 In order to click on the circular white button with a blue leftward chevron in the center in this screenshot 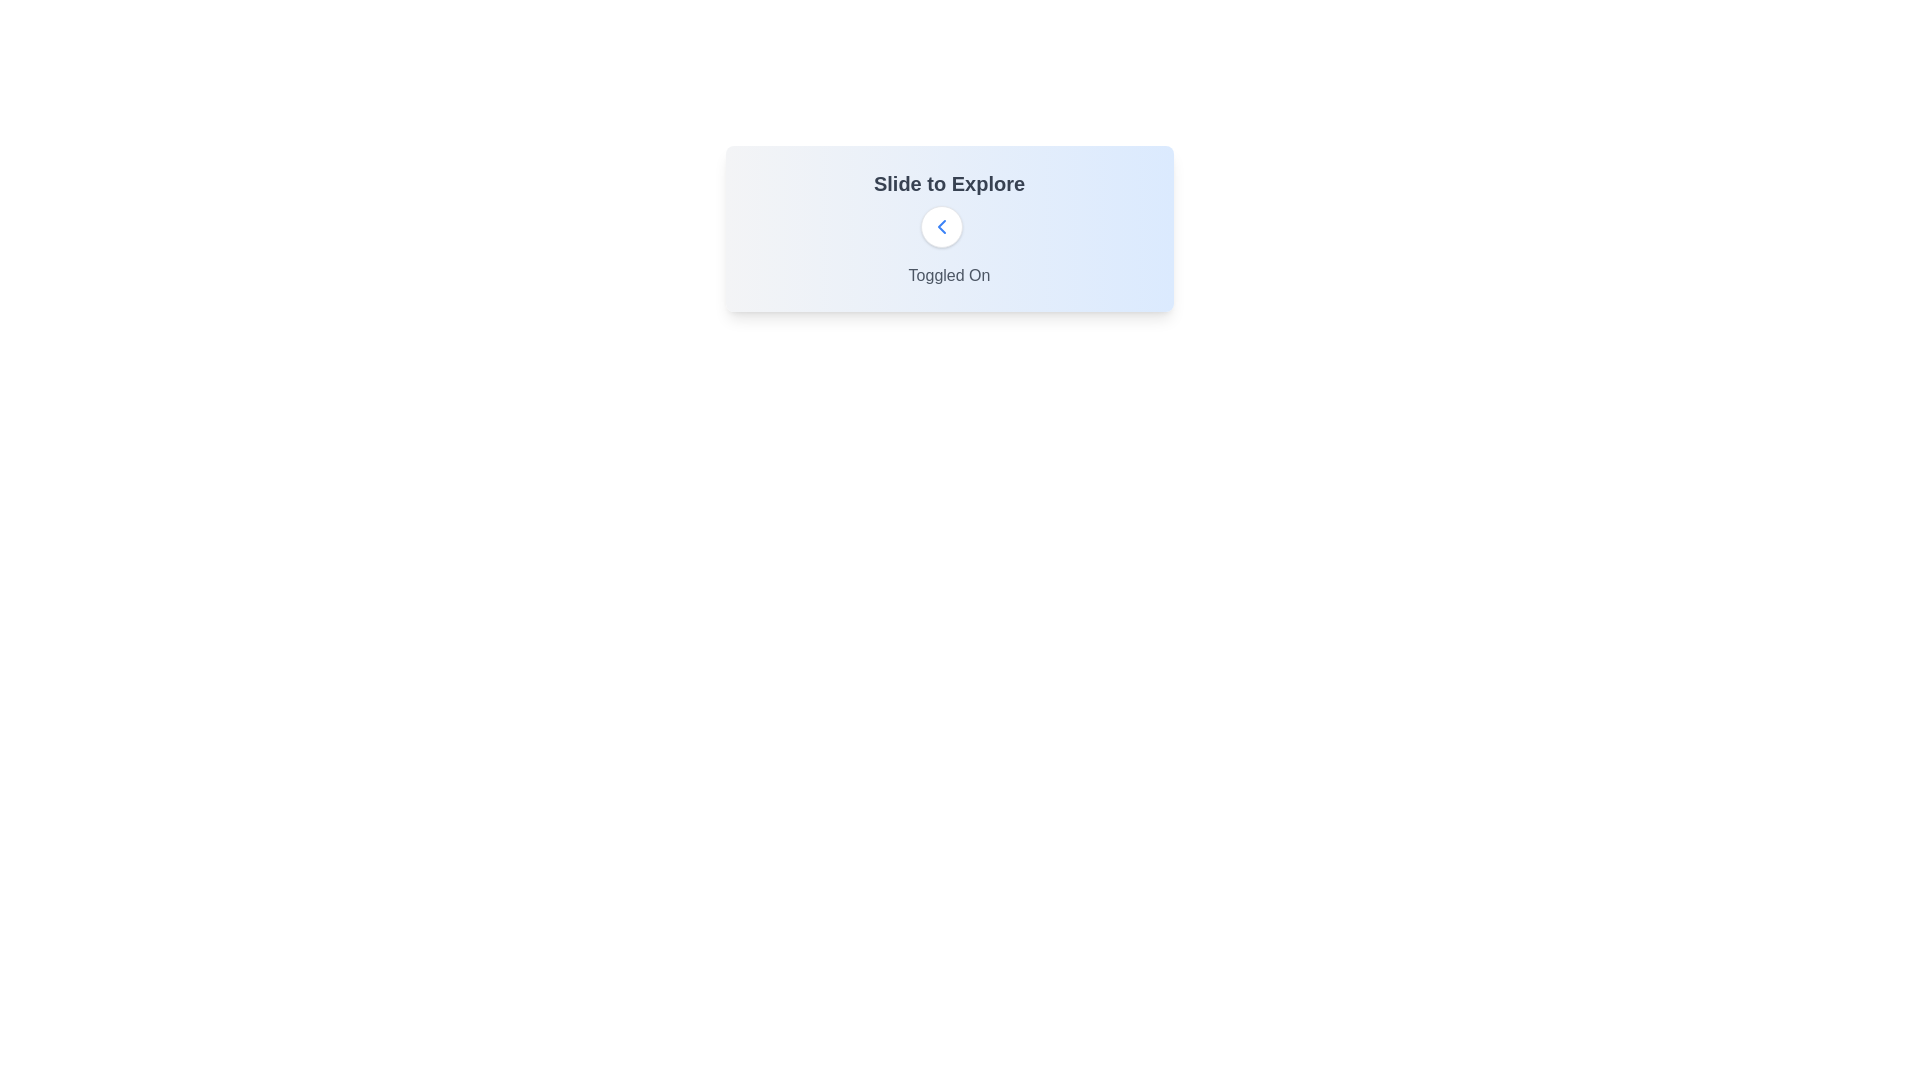, I will do `click(948, 226)`.